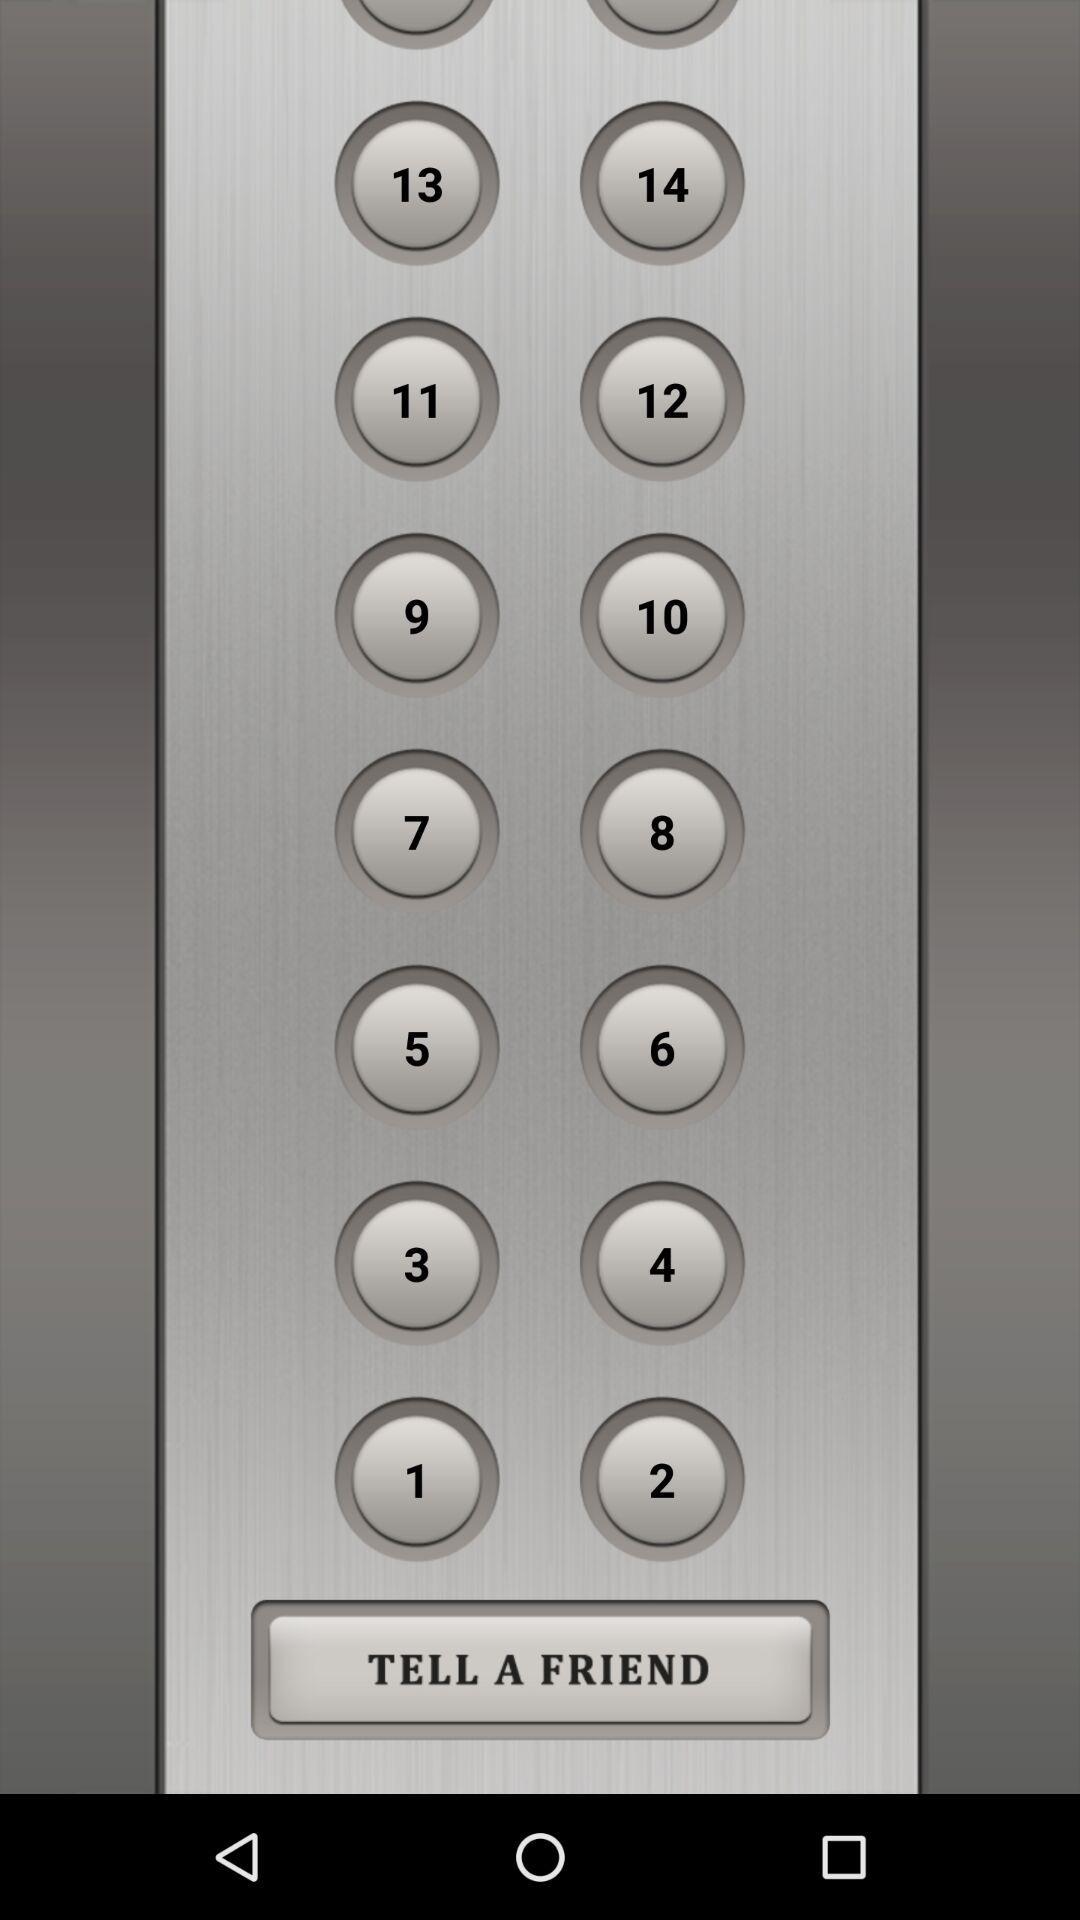  What do you see at coordinates (662, 831) in the screenshot?
I see `the 8 button` at bounding box center [662, 831].